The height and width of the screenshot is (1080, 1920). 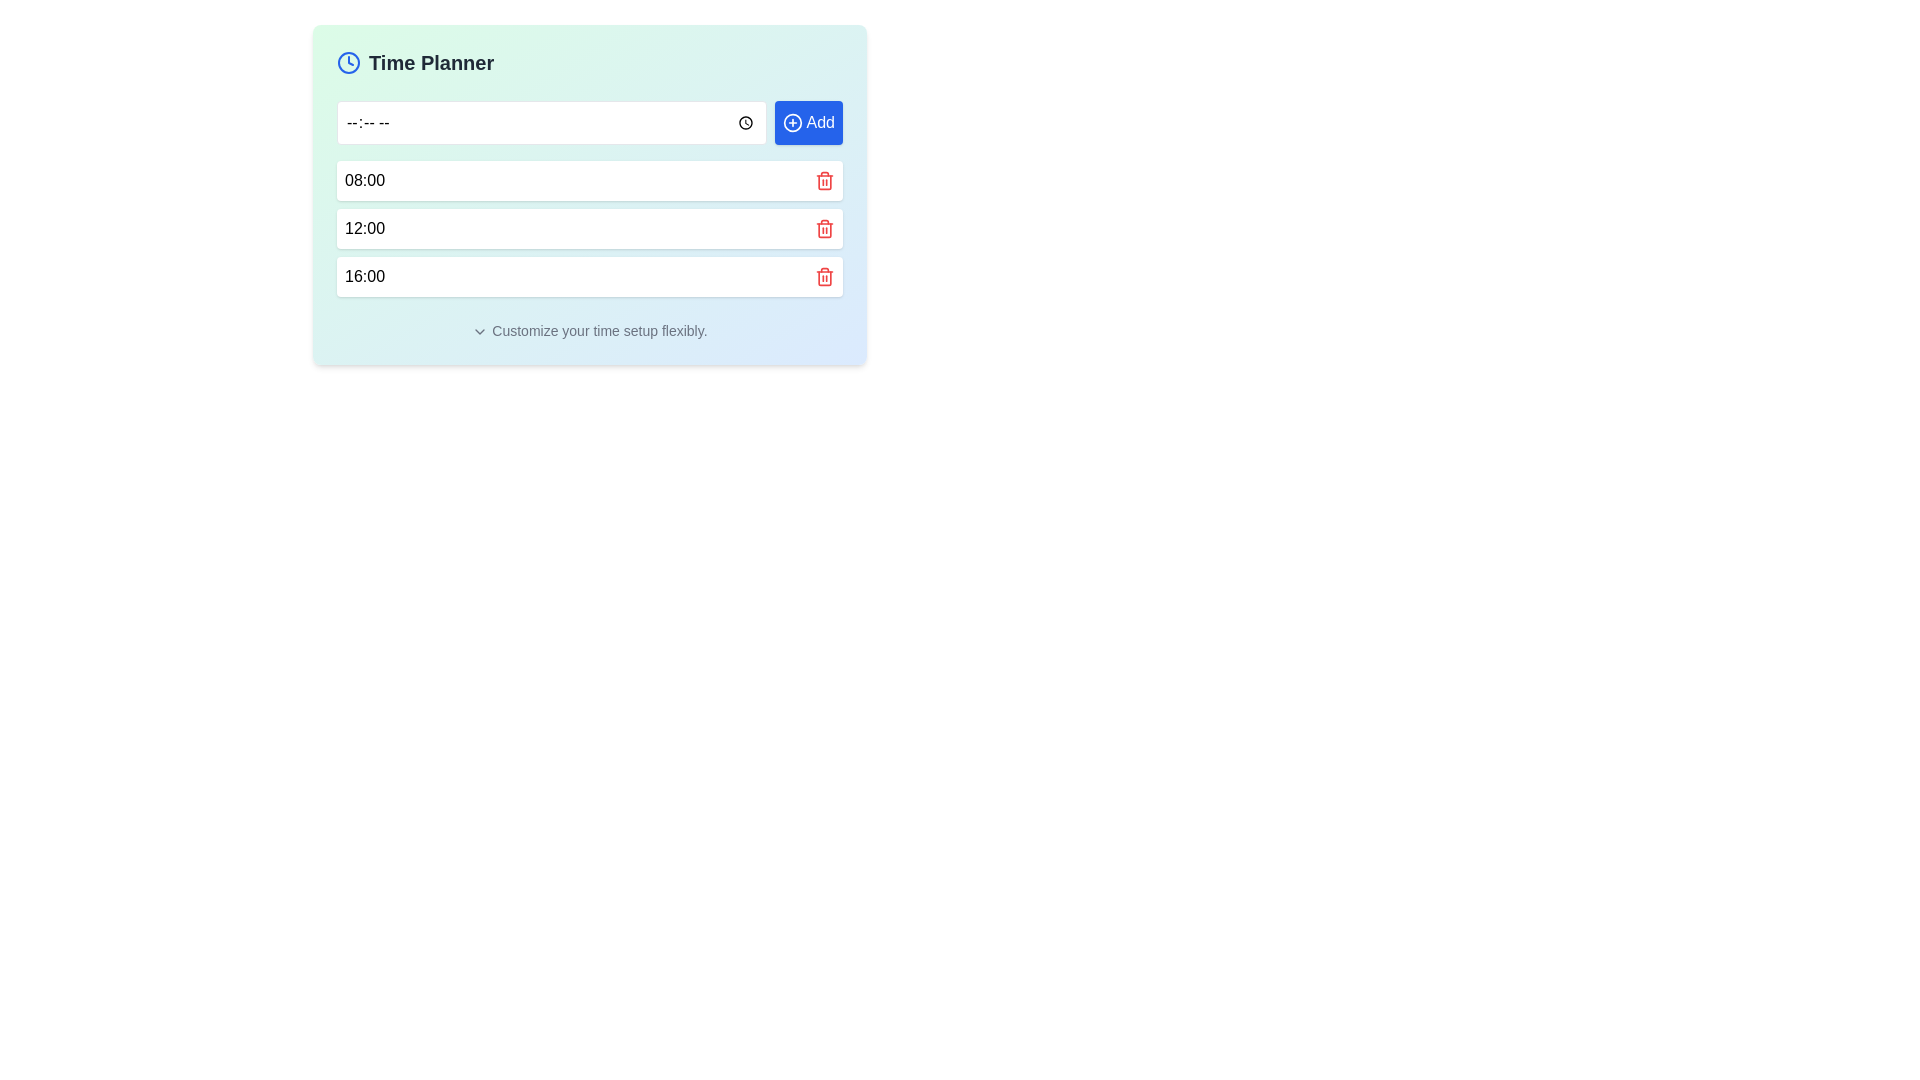 I want to click on the trash can body element, which is part of a trash icon used for deletion actions, located adjacent to time entries, so click(x=825, y=229).